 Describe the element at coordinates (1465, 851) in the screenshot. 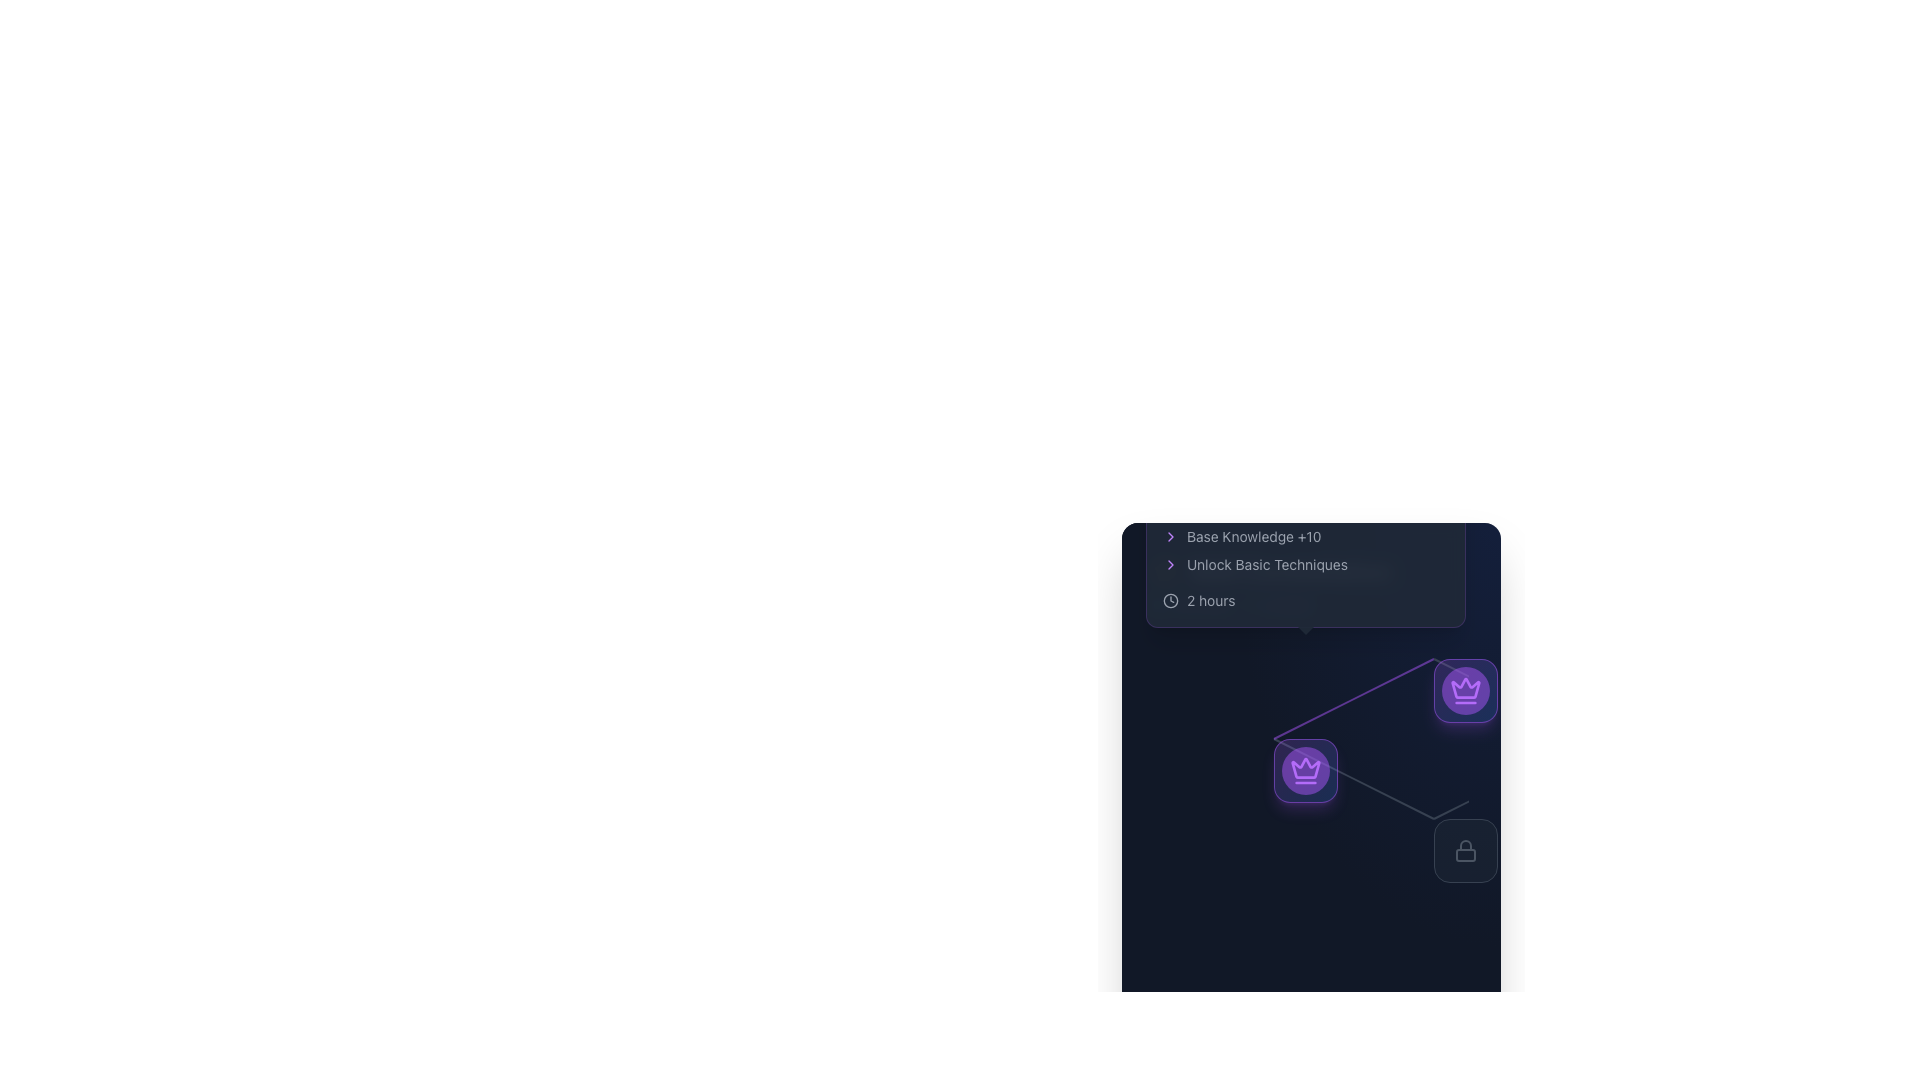

I see `the lock icon, which serves as a visual indicator for locking or security features` at that location.